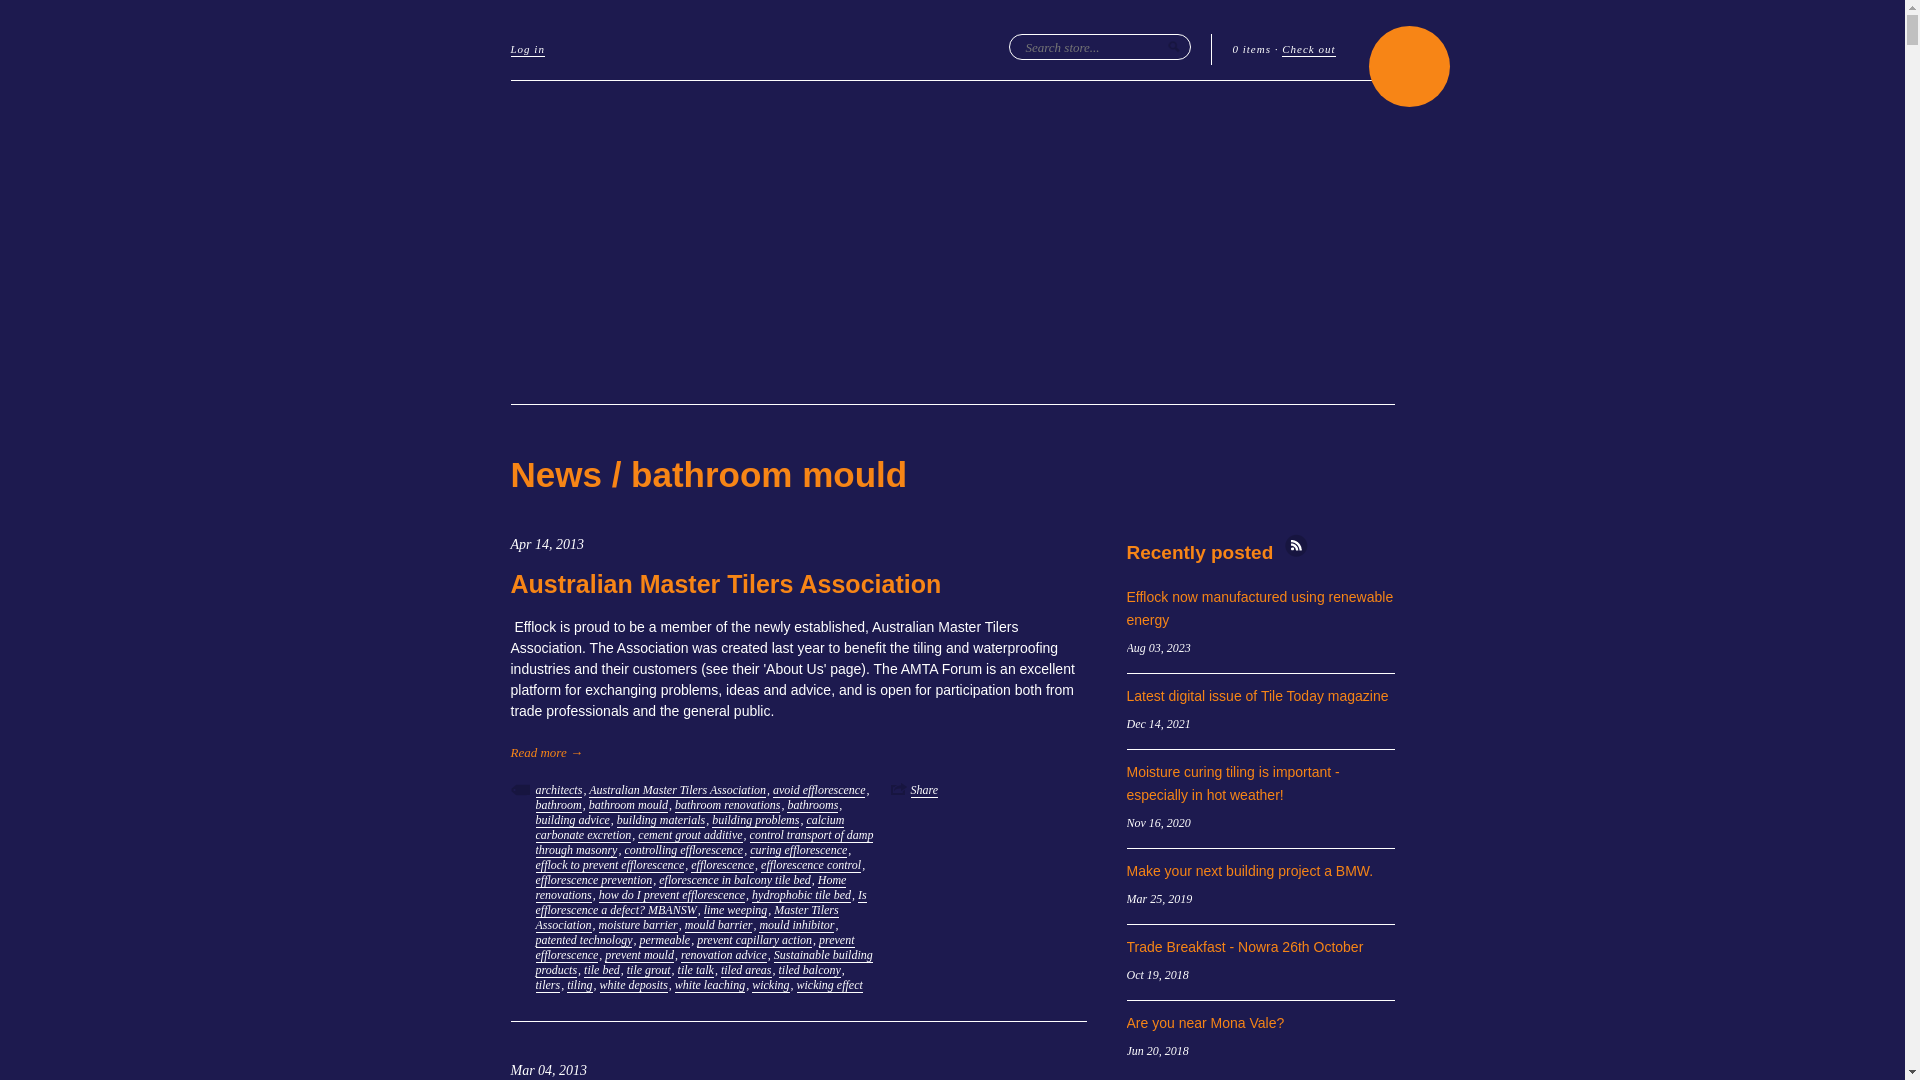 Image resolution: width=1920 pixels, height=1080 pixels. Describe the element at coordinates (719, 925) in the screenshot. I see `'mould barrier'` at that location.